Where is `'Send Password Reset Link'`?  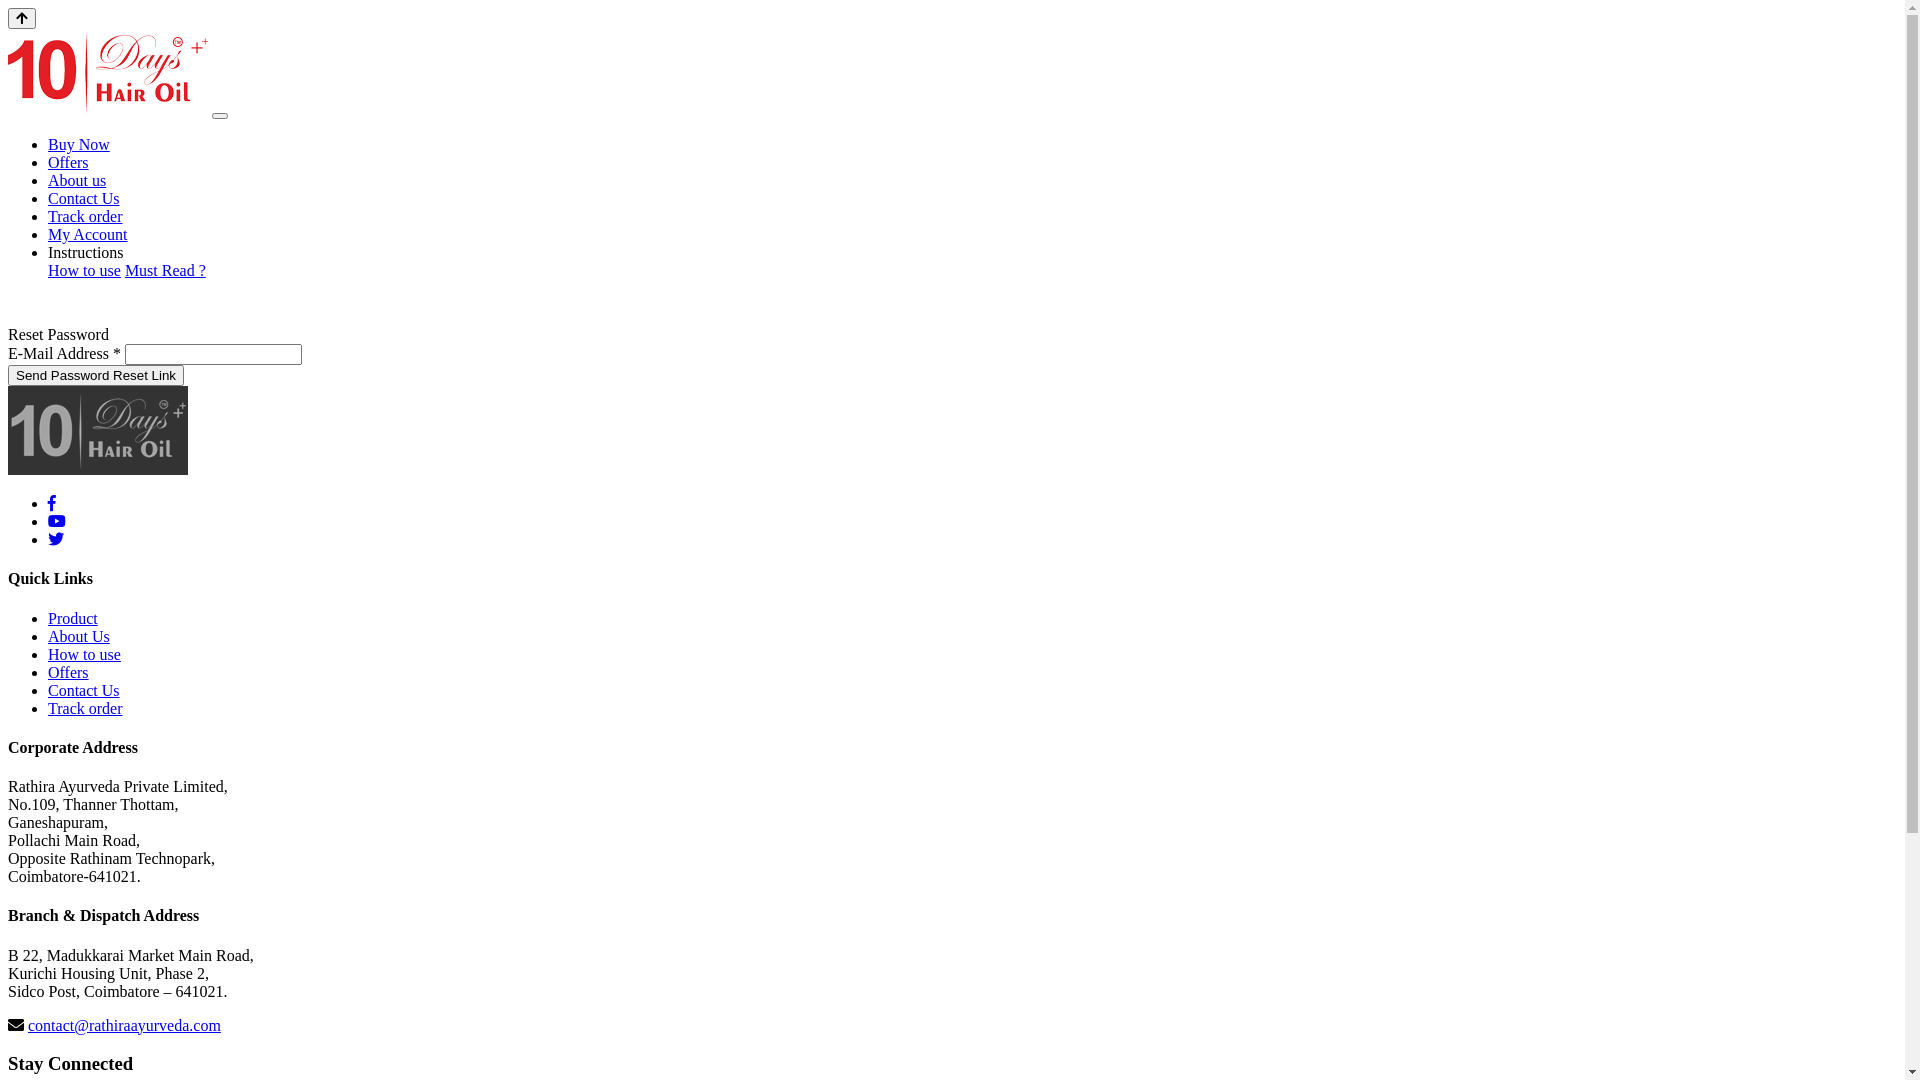 'Send Password Reset Link' is located at coordinates (95, 375).